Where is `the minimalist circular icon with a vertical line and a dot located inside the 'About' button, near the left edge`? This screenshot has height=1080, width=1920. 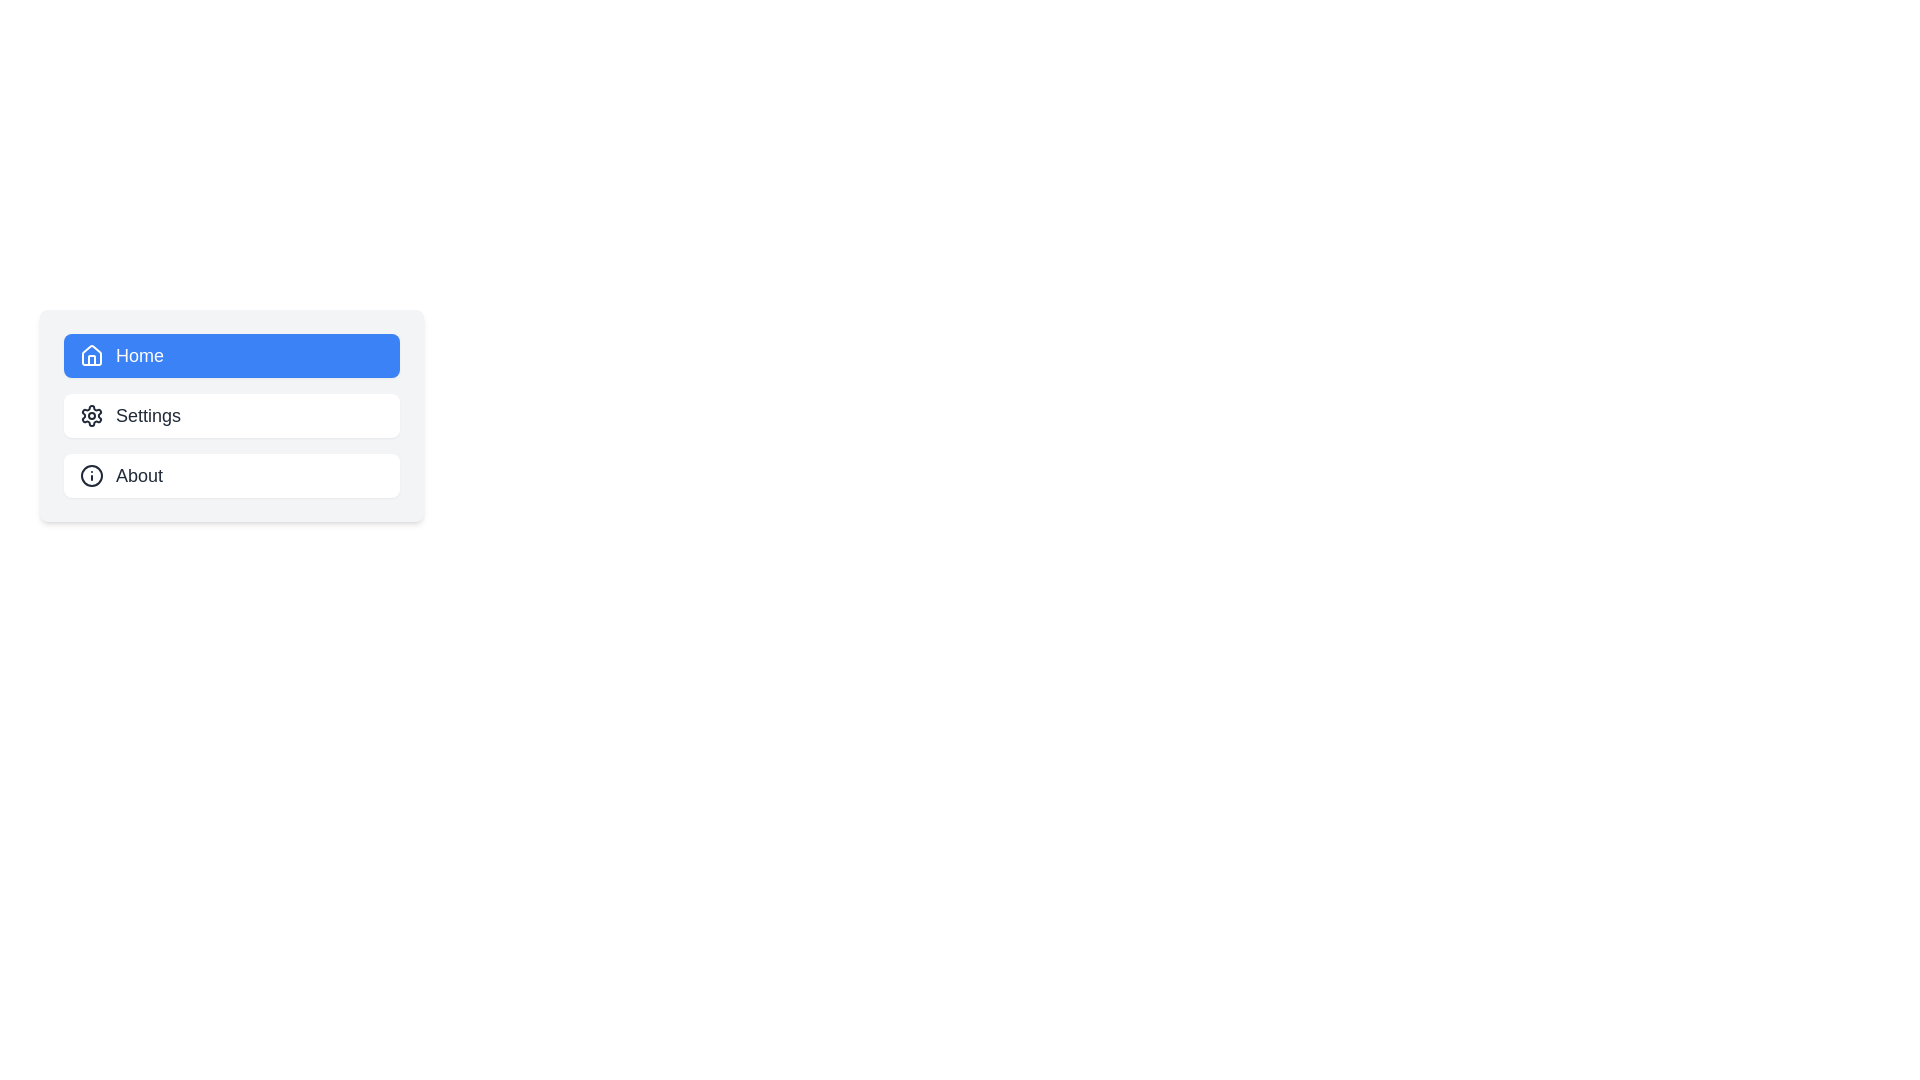 the minimalist circular icon with a vertical line and a dot located inside the 'About' button, near the left edge is located at coordinates (90, 475).